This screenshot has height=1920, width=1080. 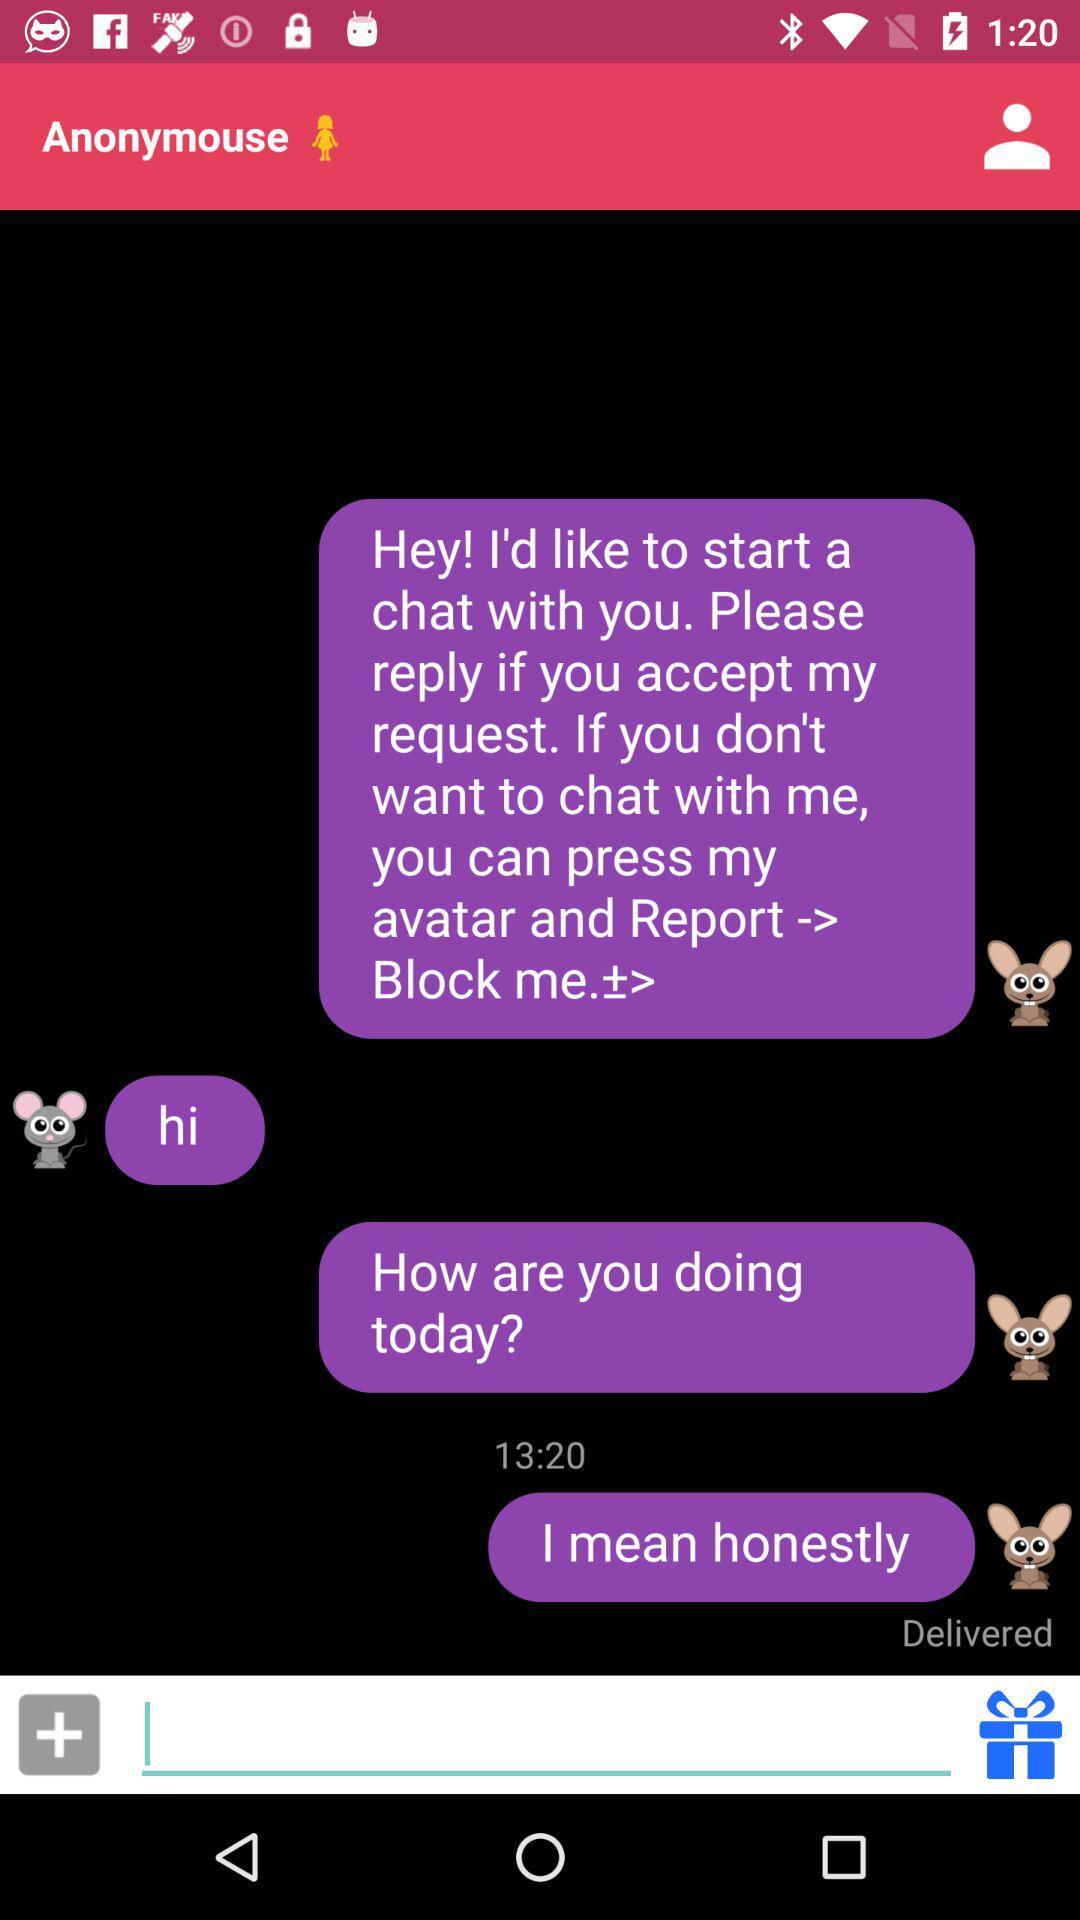 What do you see at coordinates (546, 1733) in the screenshot?
I see `chating box` at bounding box center [546, 1733].